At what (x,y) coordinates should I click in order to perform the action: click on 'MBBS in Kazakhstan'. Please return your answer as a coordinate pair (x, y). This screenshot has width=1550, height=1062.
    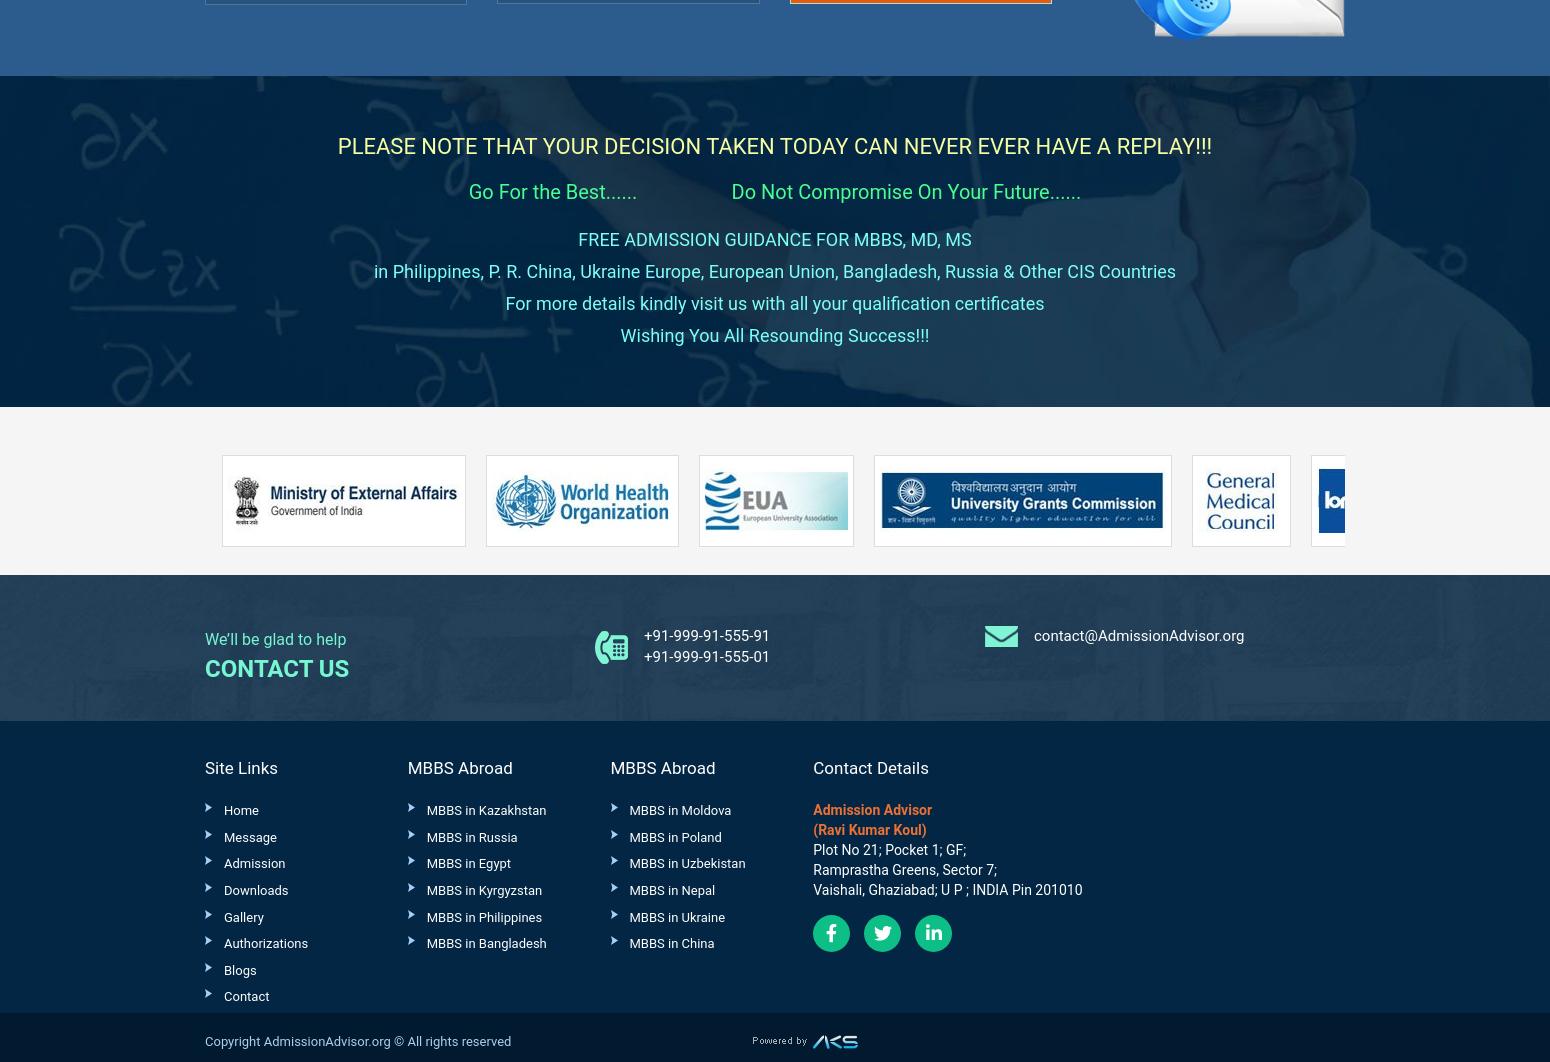
    Looking at the image, I should click on (484, 809).